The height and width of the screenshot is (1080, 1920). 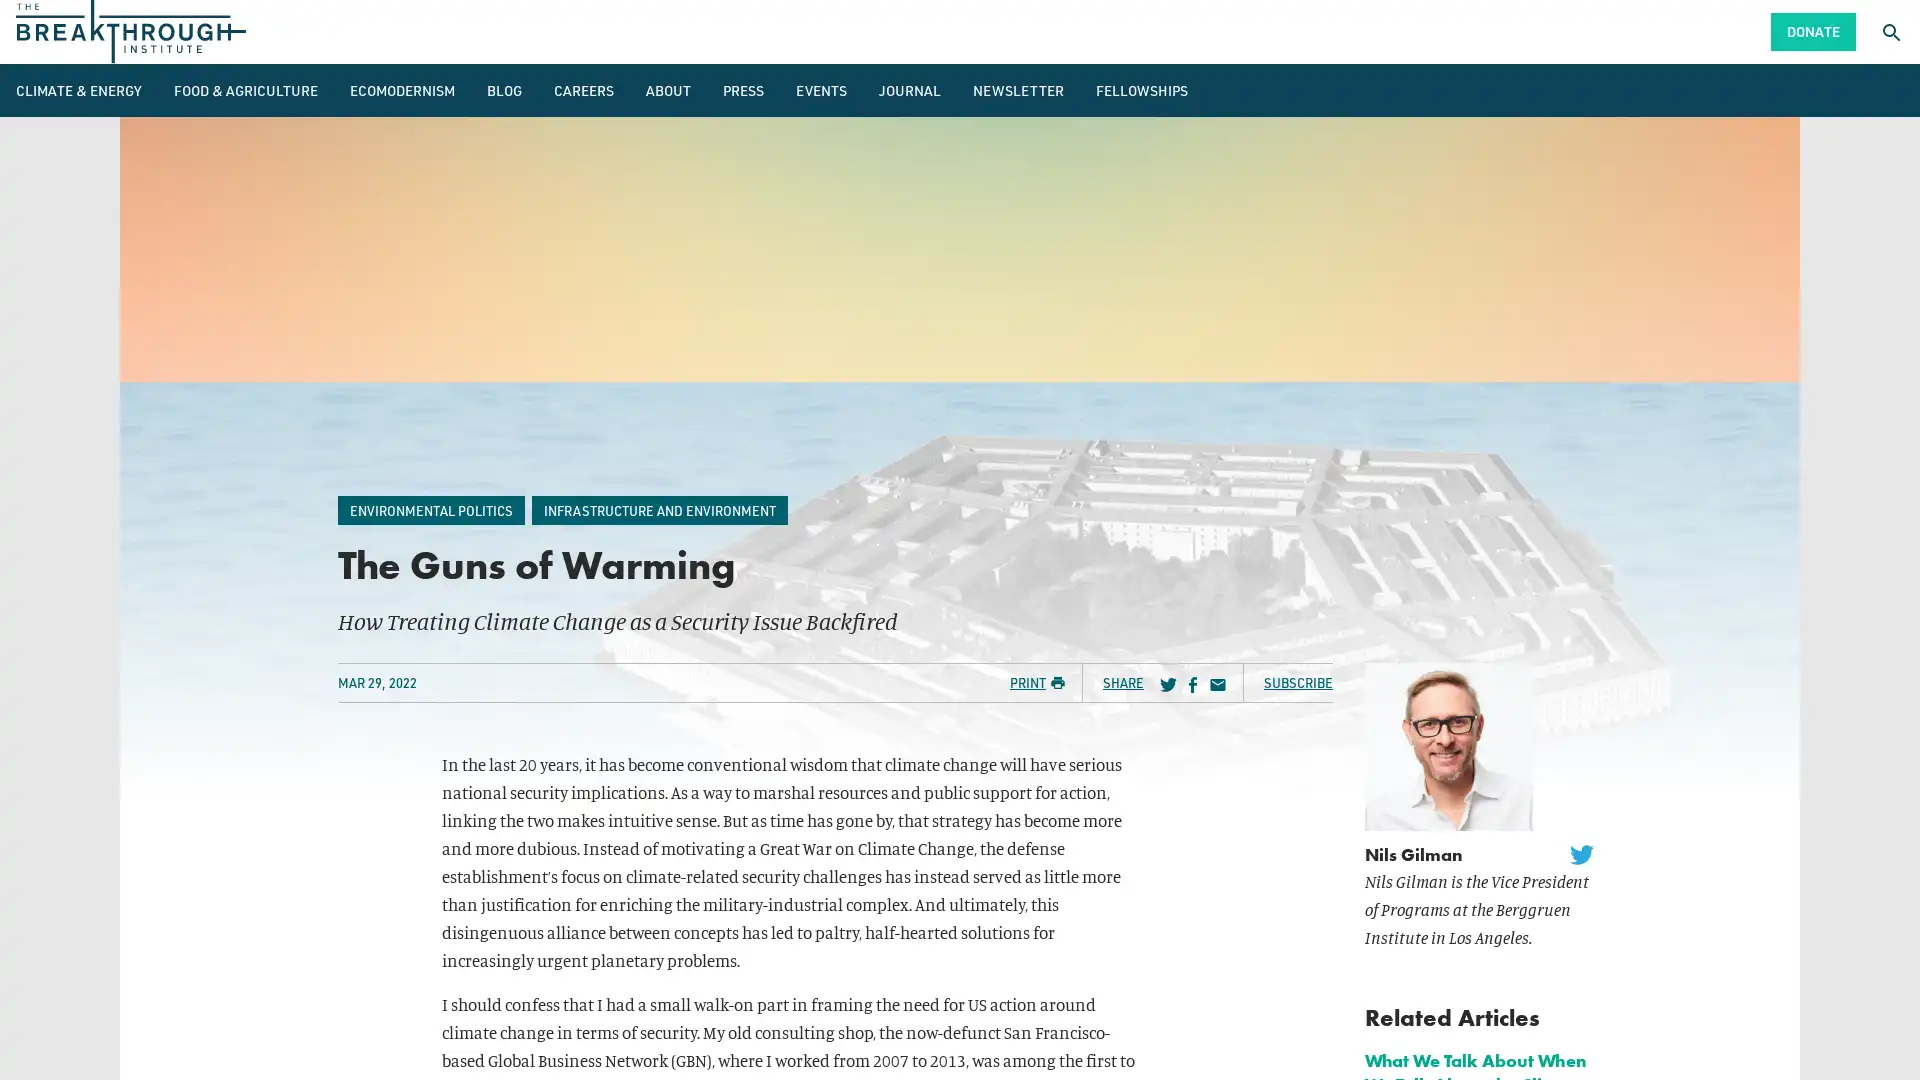 What do you see at coordinates (1038, 681) in the screenshot?
I see `PRINT` at bounding box center [1038, 681].